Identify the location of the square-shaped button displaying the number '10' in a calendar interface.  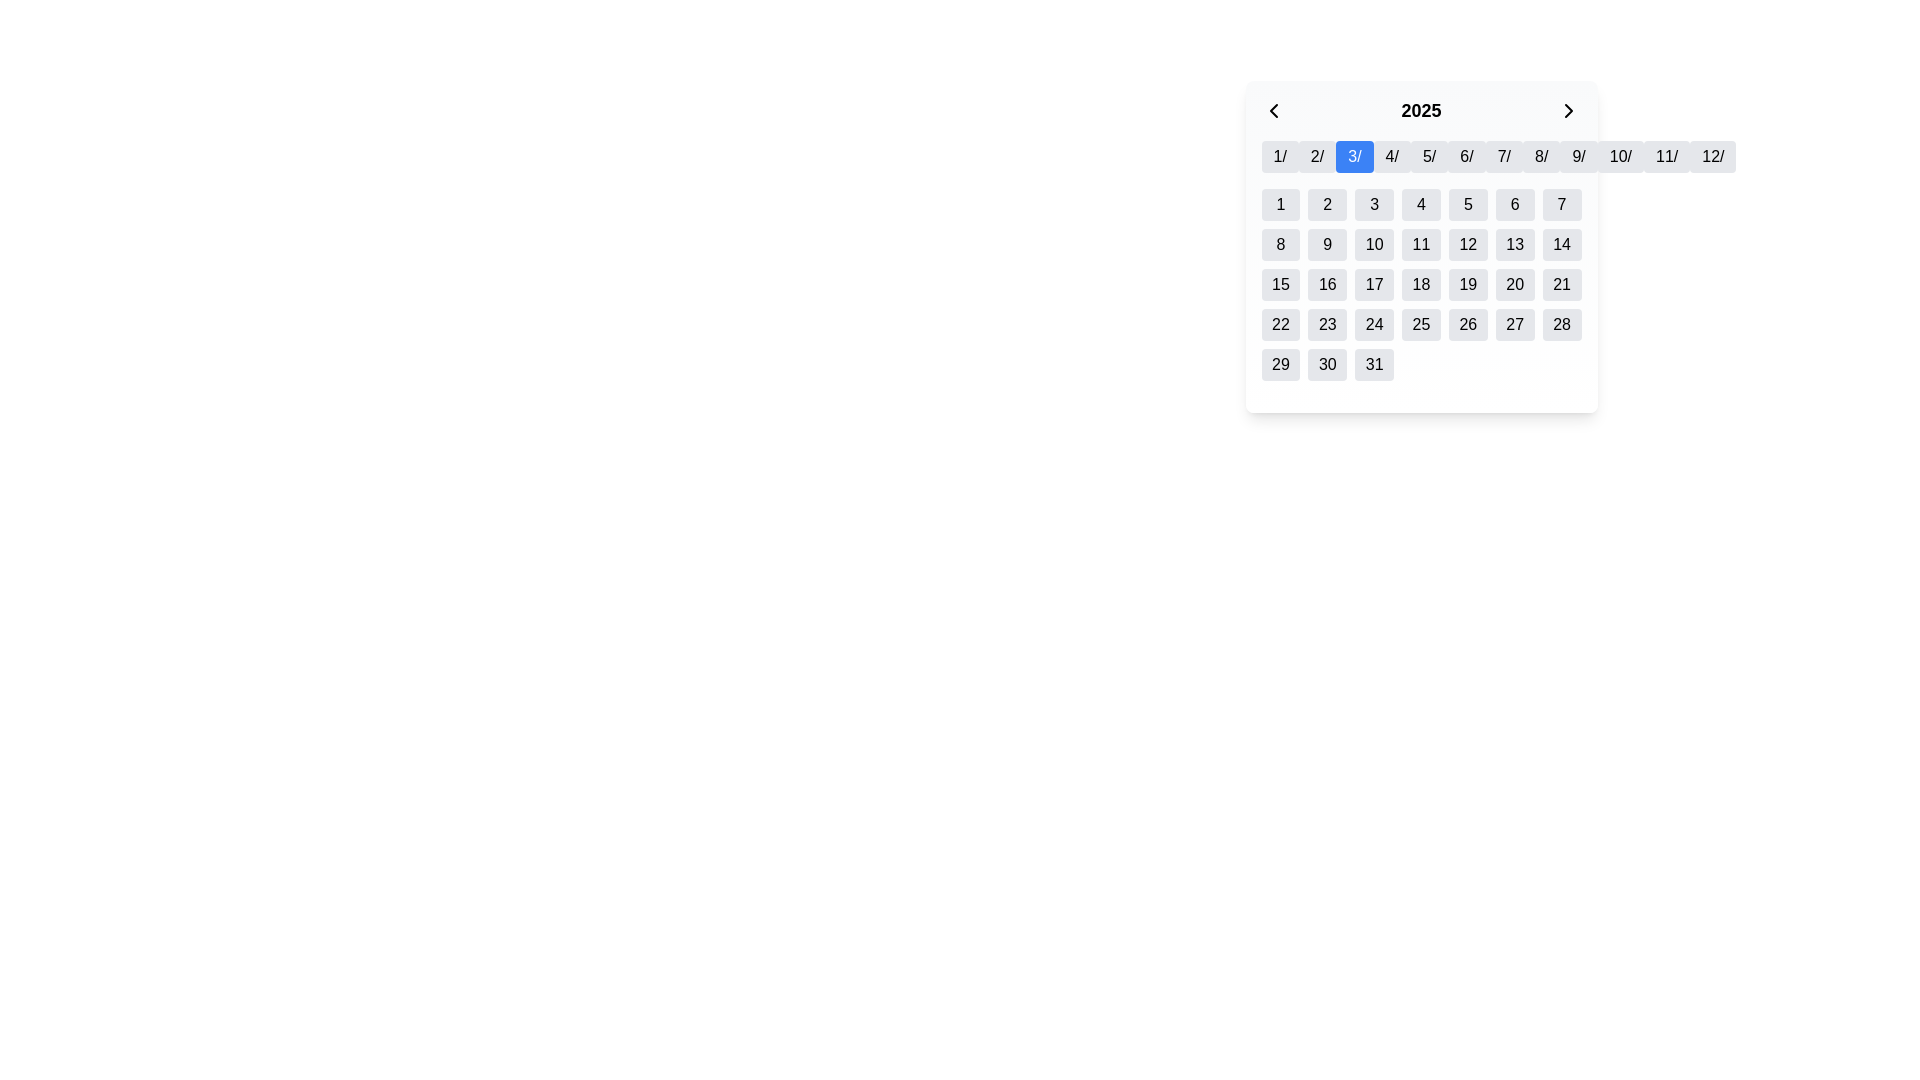
(1373, 244).